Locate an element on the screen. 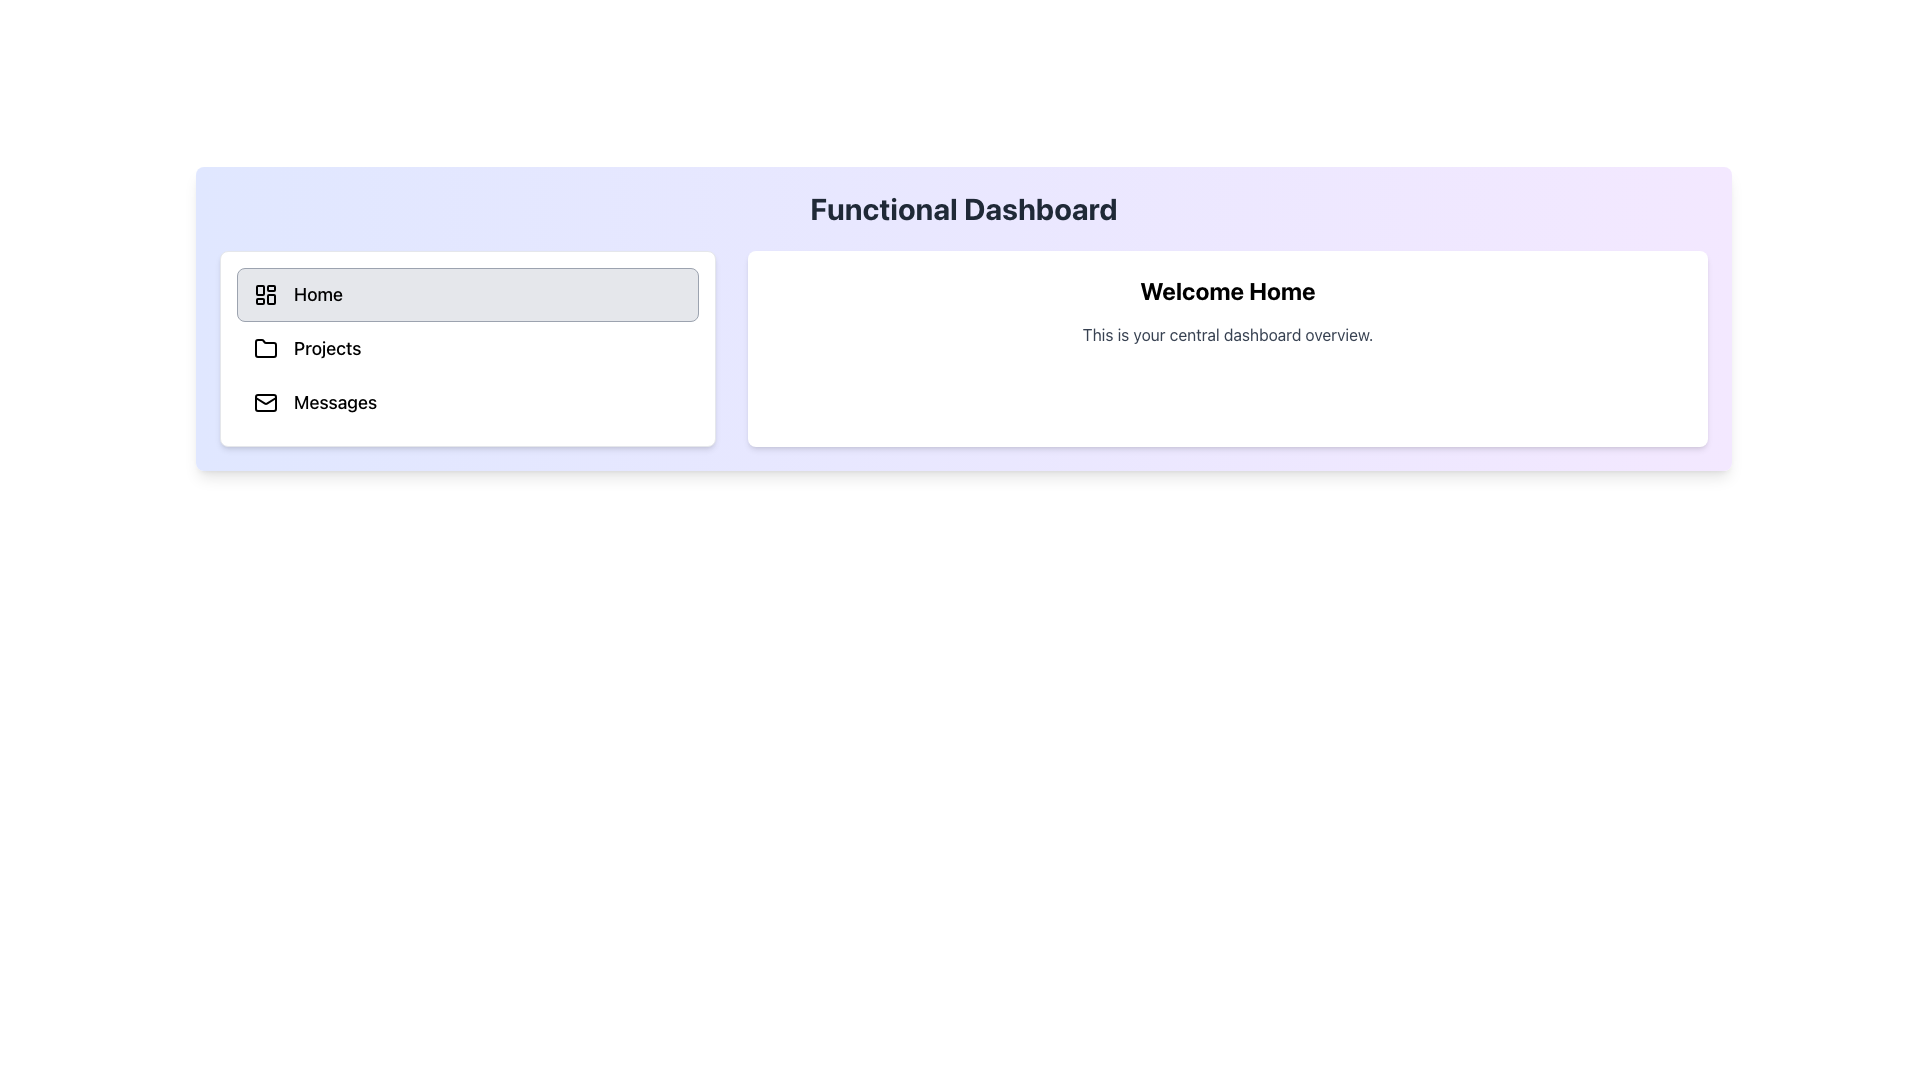  the 'Messages' button, which is the third button in the vertical list of options in the left navigation panel is located at coordinates (466, 402).